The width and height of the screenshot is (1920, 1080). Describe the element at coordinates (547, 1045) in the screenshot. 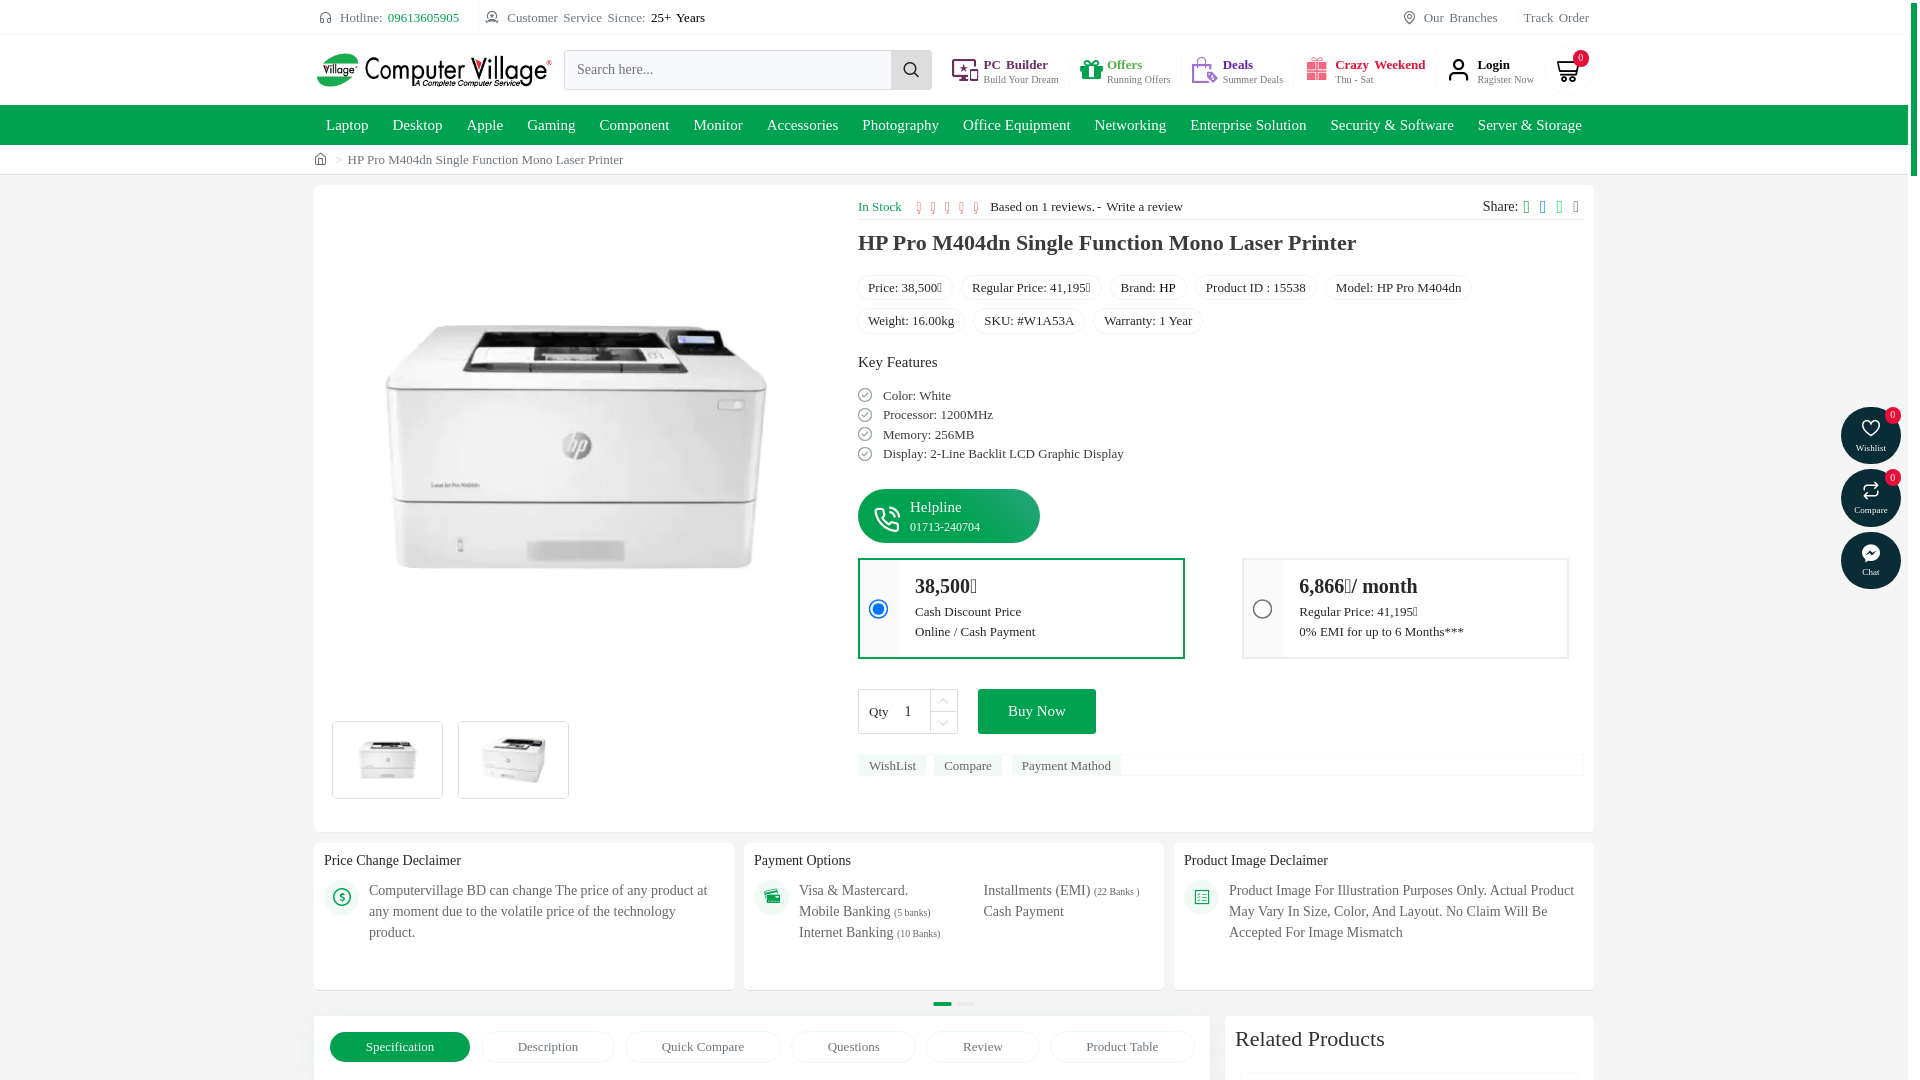

I see `'Description'` at that location.